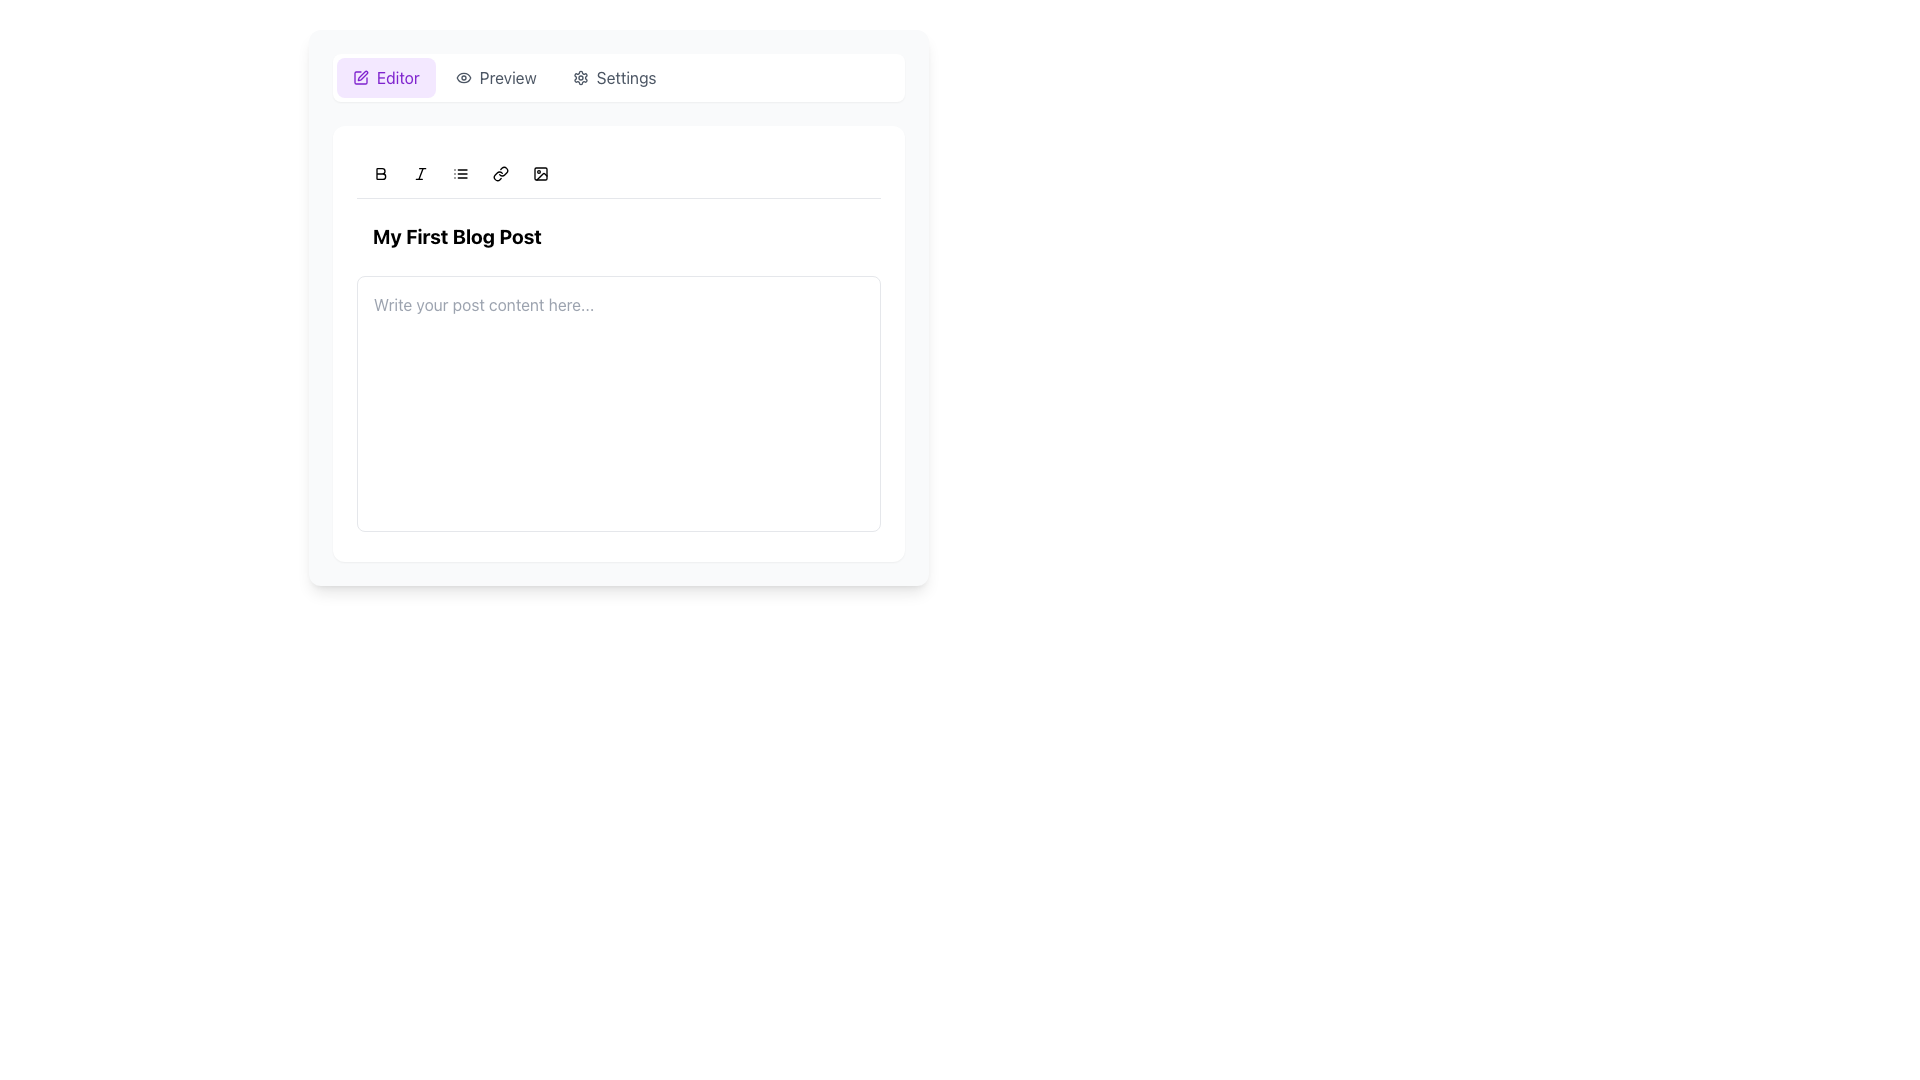 The image size is (1920, 1080). I want to click on the editing icon located in the top-left toolbar above the text editor area, so click(360, 76).